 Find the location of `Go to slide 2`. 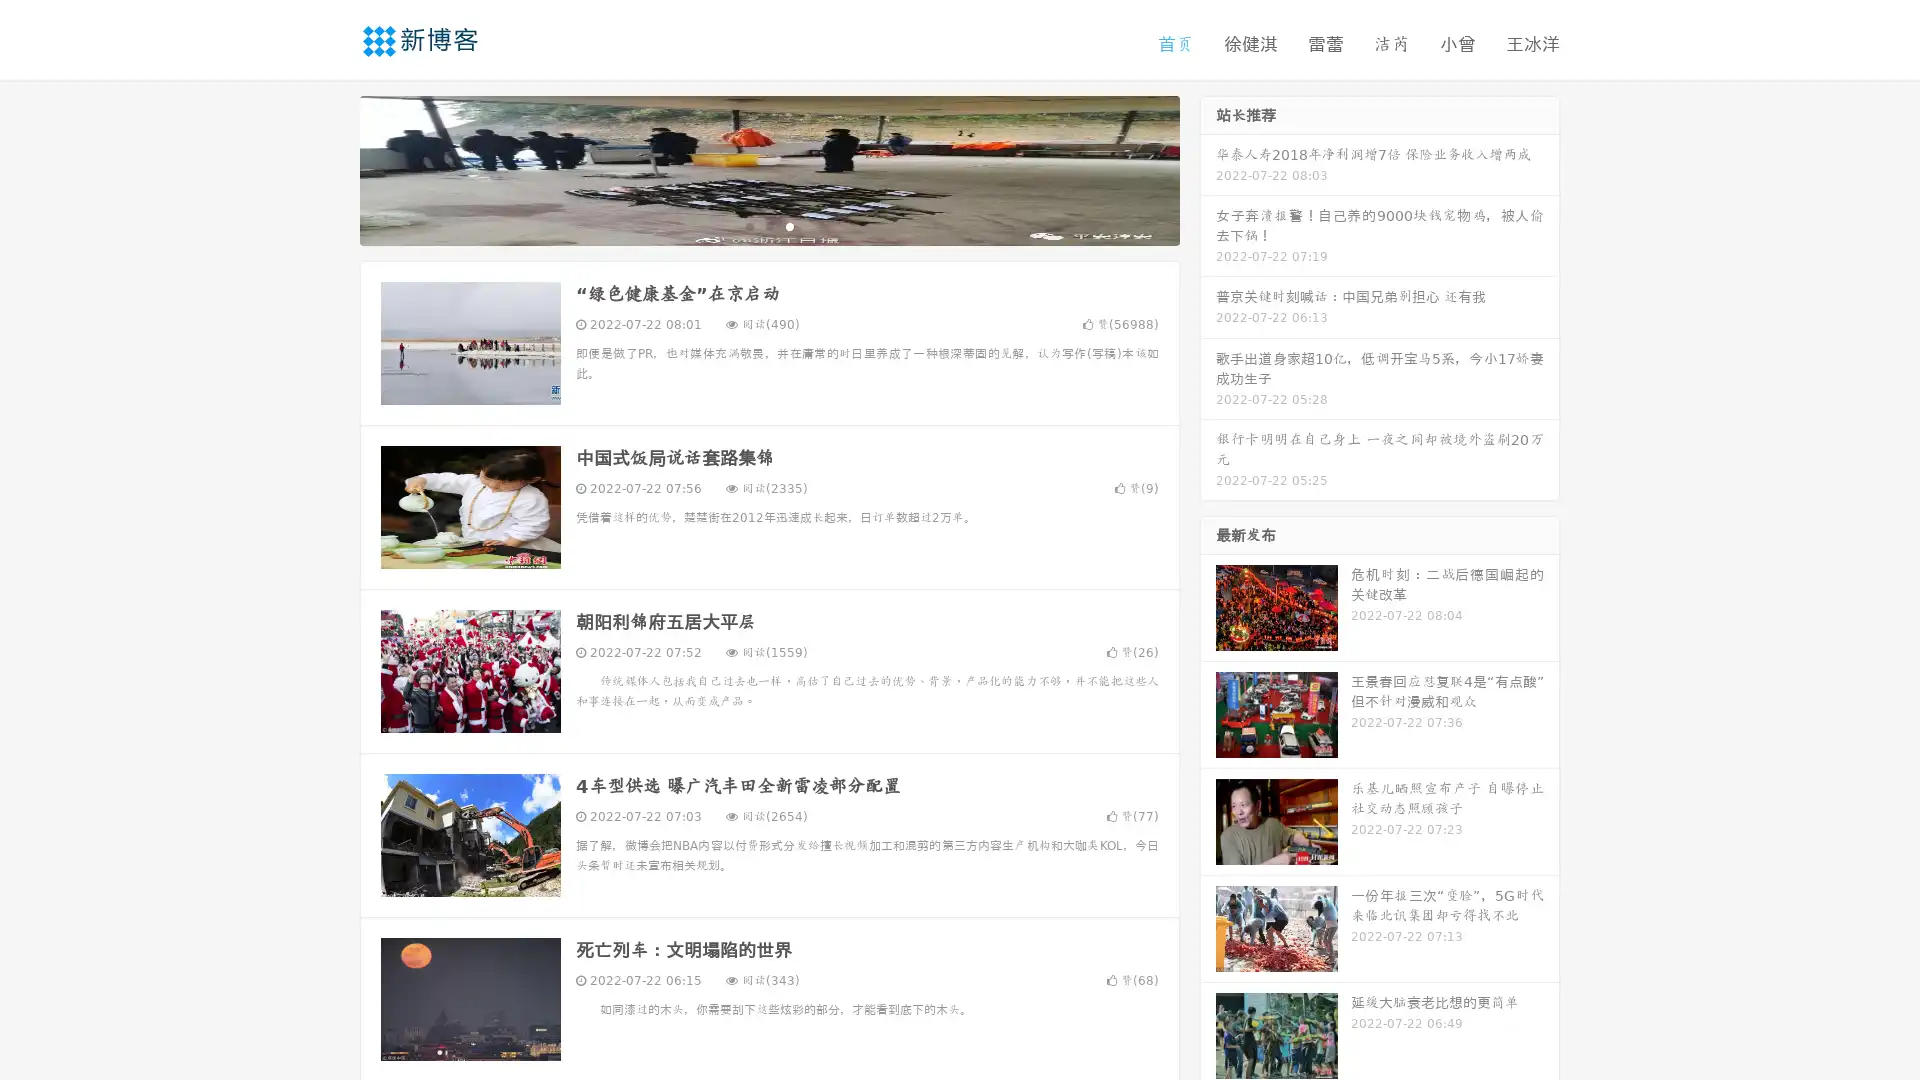

Go to slide 2 is located at coordinates (768, 225).